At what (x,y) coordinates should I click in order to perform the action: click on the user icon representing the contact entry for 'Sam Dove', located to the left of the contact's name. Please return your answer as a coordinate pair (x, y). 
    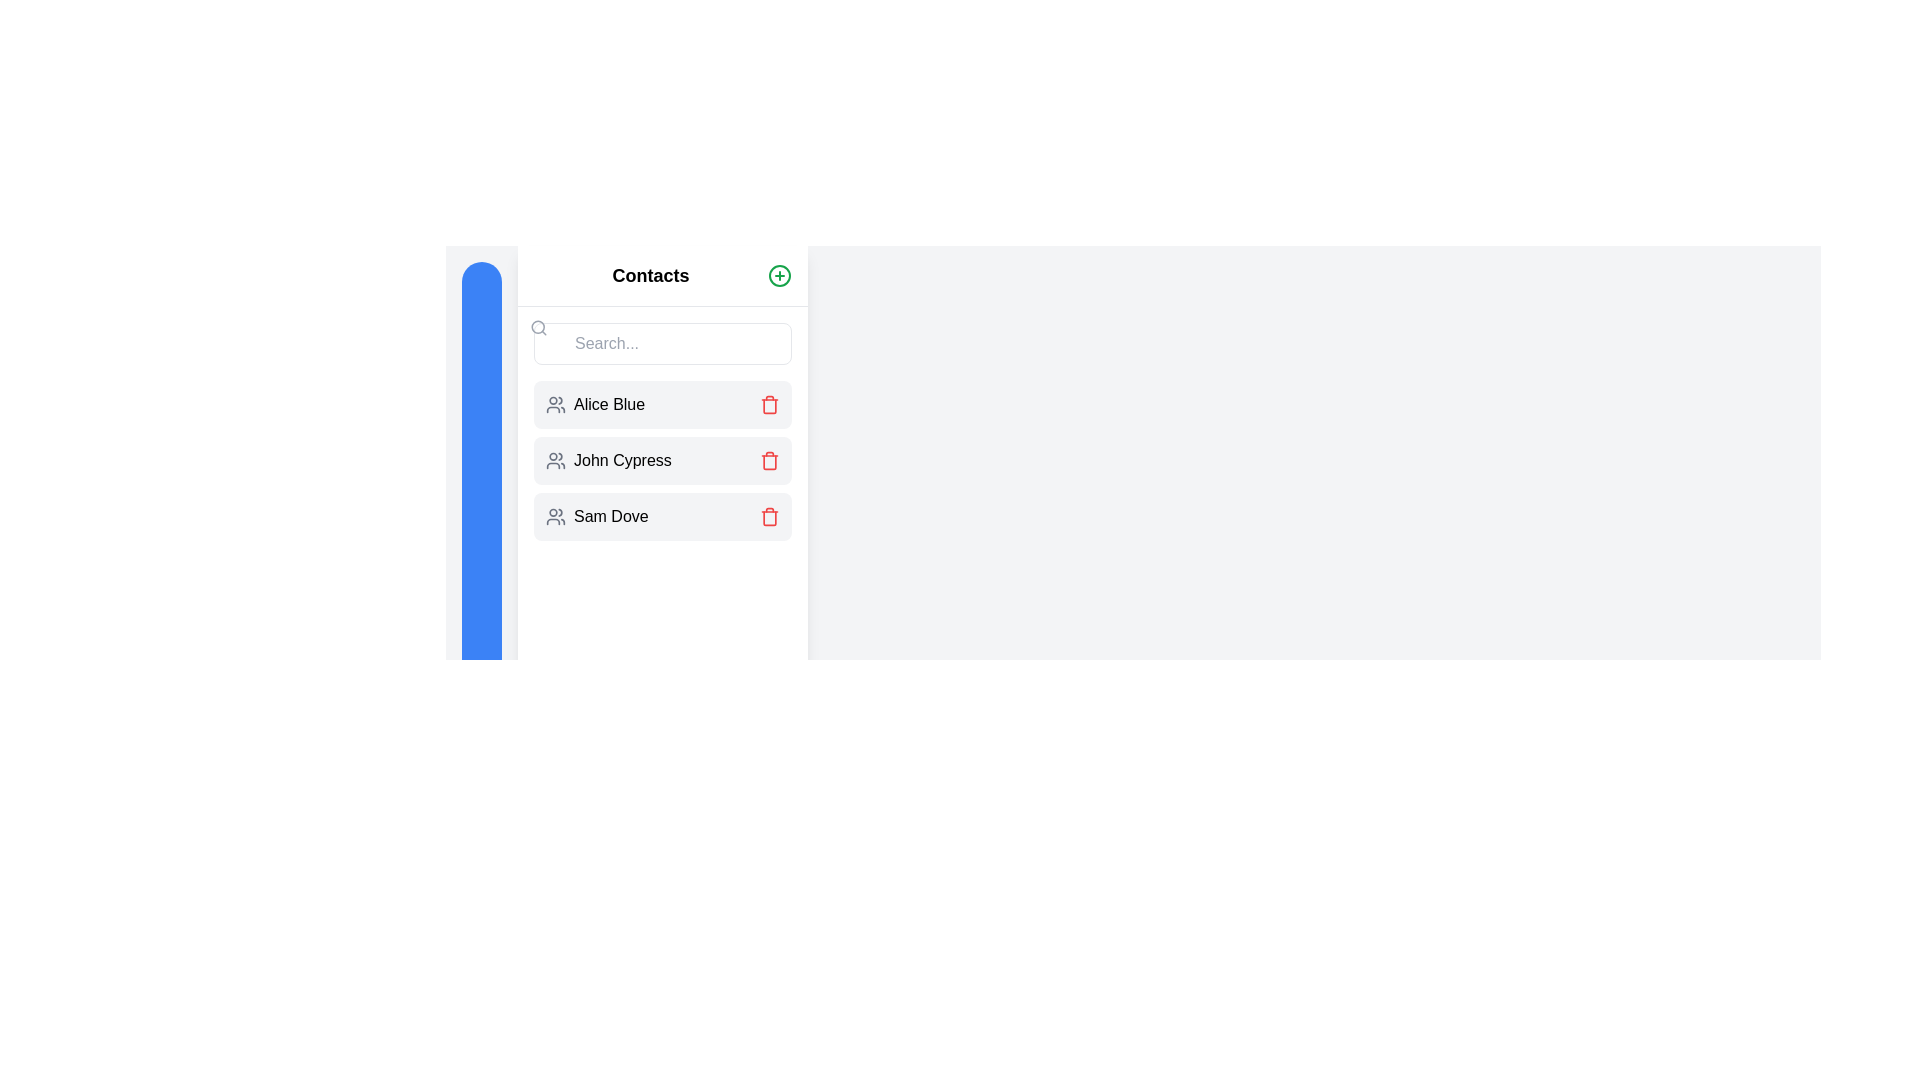
    Looking at the image, I should click on (556, 515).